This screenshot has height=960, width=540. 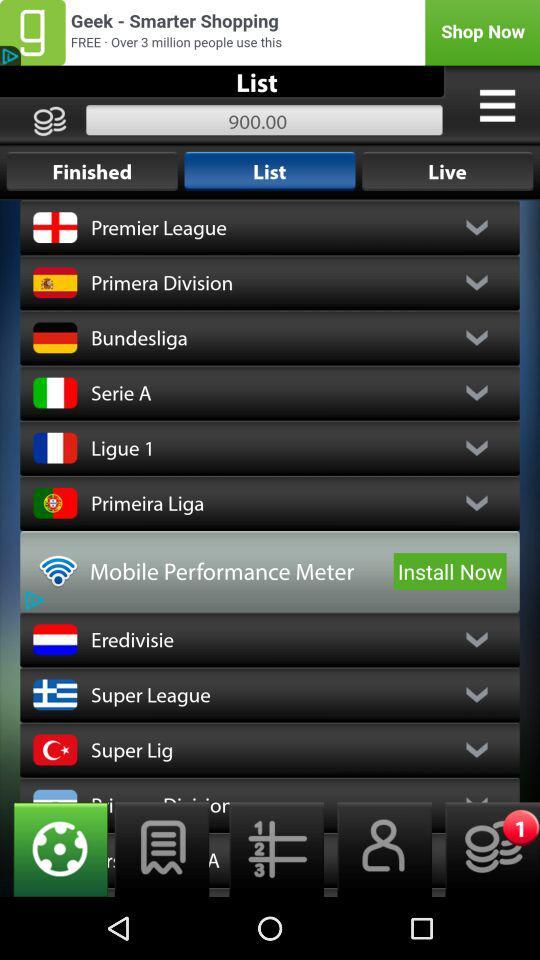 What do you see at coordinates (161, 848) in the screenshot?
I see `switch to notes` at bounding box center [161, 848].